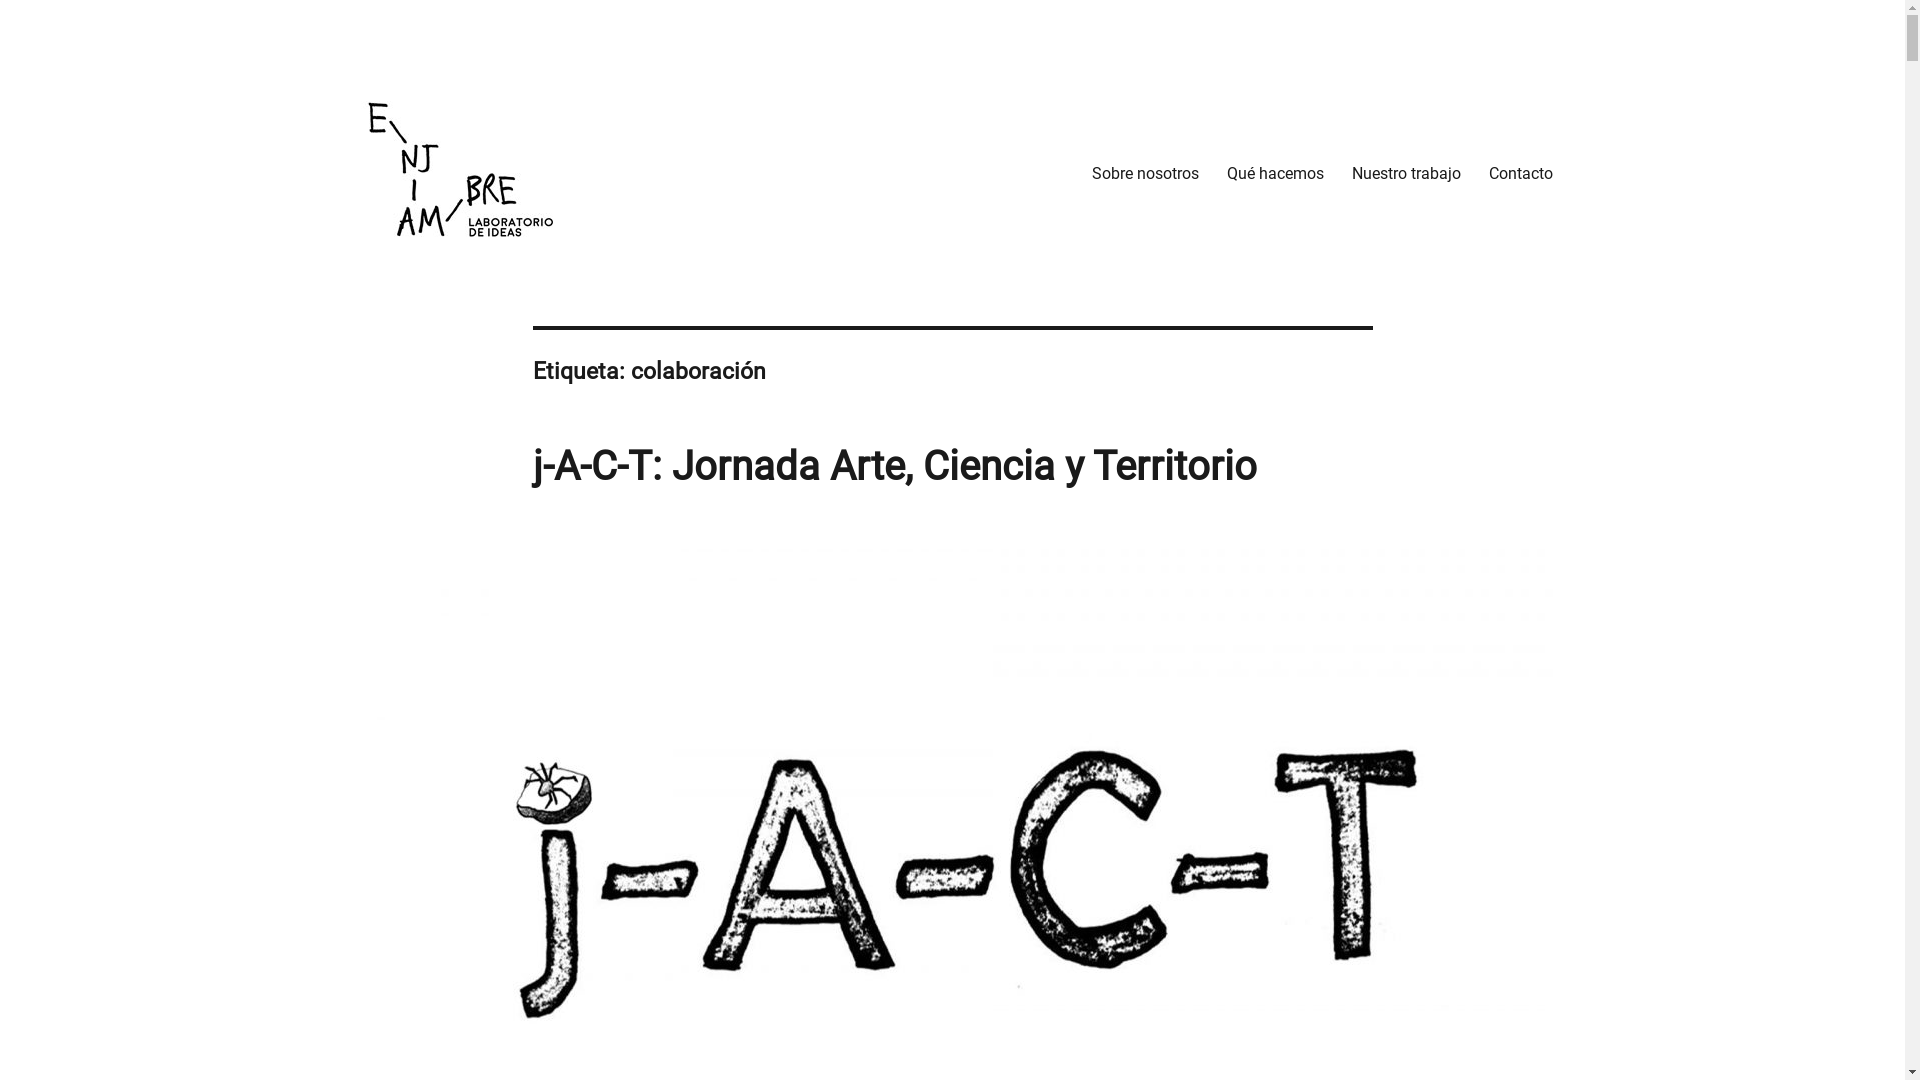 The height and width of the screenshot is (1080, 1920). I want to click on 'Sobre nosotros', so click(1077, 172).